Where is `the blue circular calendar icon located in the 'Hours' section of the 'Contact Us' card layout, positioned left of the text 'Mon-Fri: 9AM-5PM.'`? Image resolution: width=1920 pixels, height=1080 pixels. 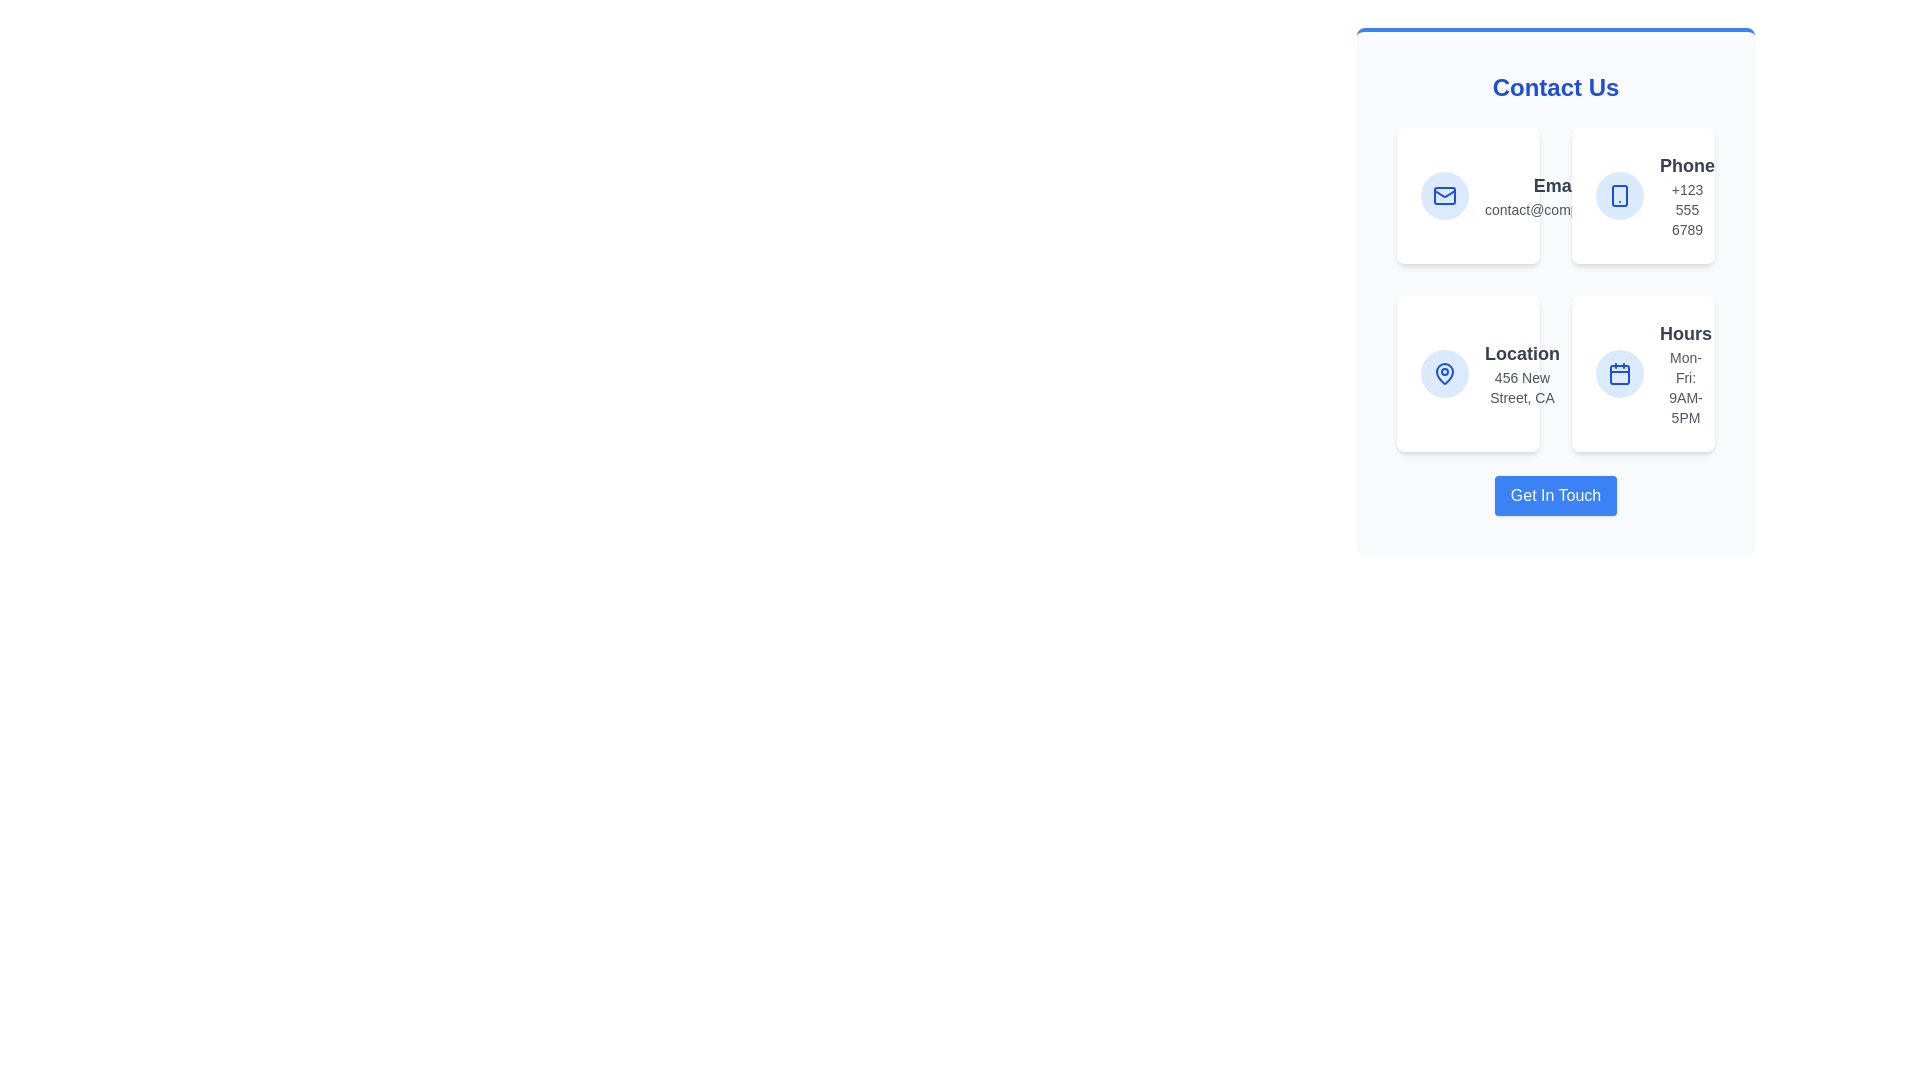
the blue circular calendar icon located in the 'Hours' section of the 'Contact Us' card layout, positioned left of the text 'Mon-Fri: 9AM-5PM.' is located at coordinates (1620, 374).